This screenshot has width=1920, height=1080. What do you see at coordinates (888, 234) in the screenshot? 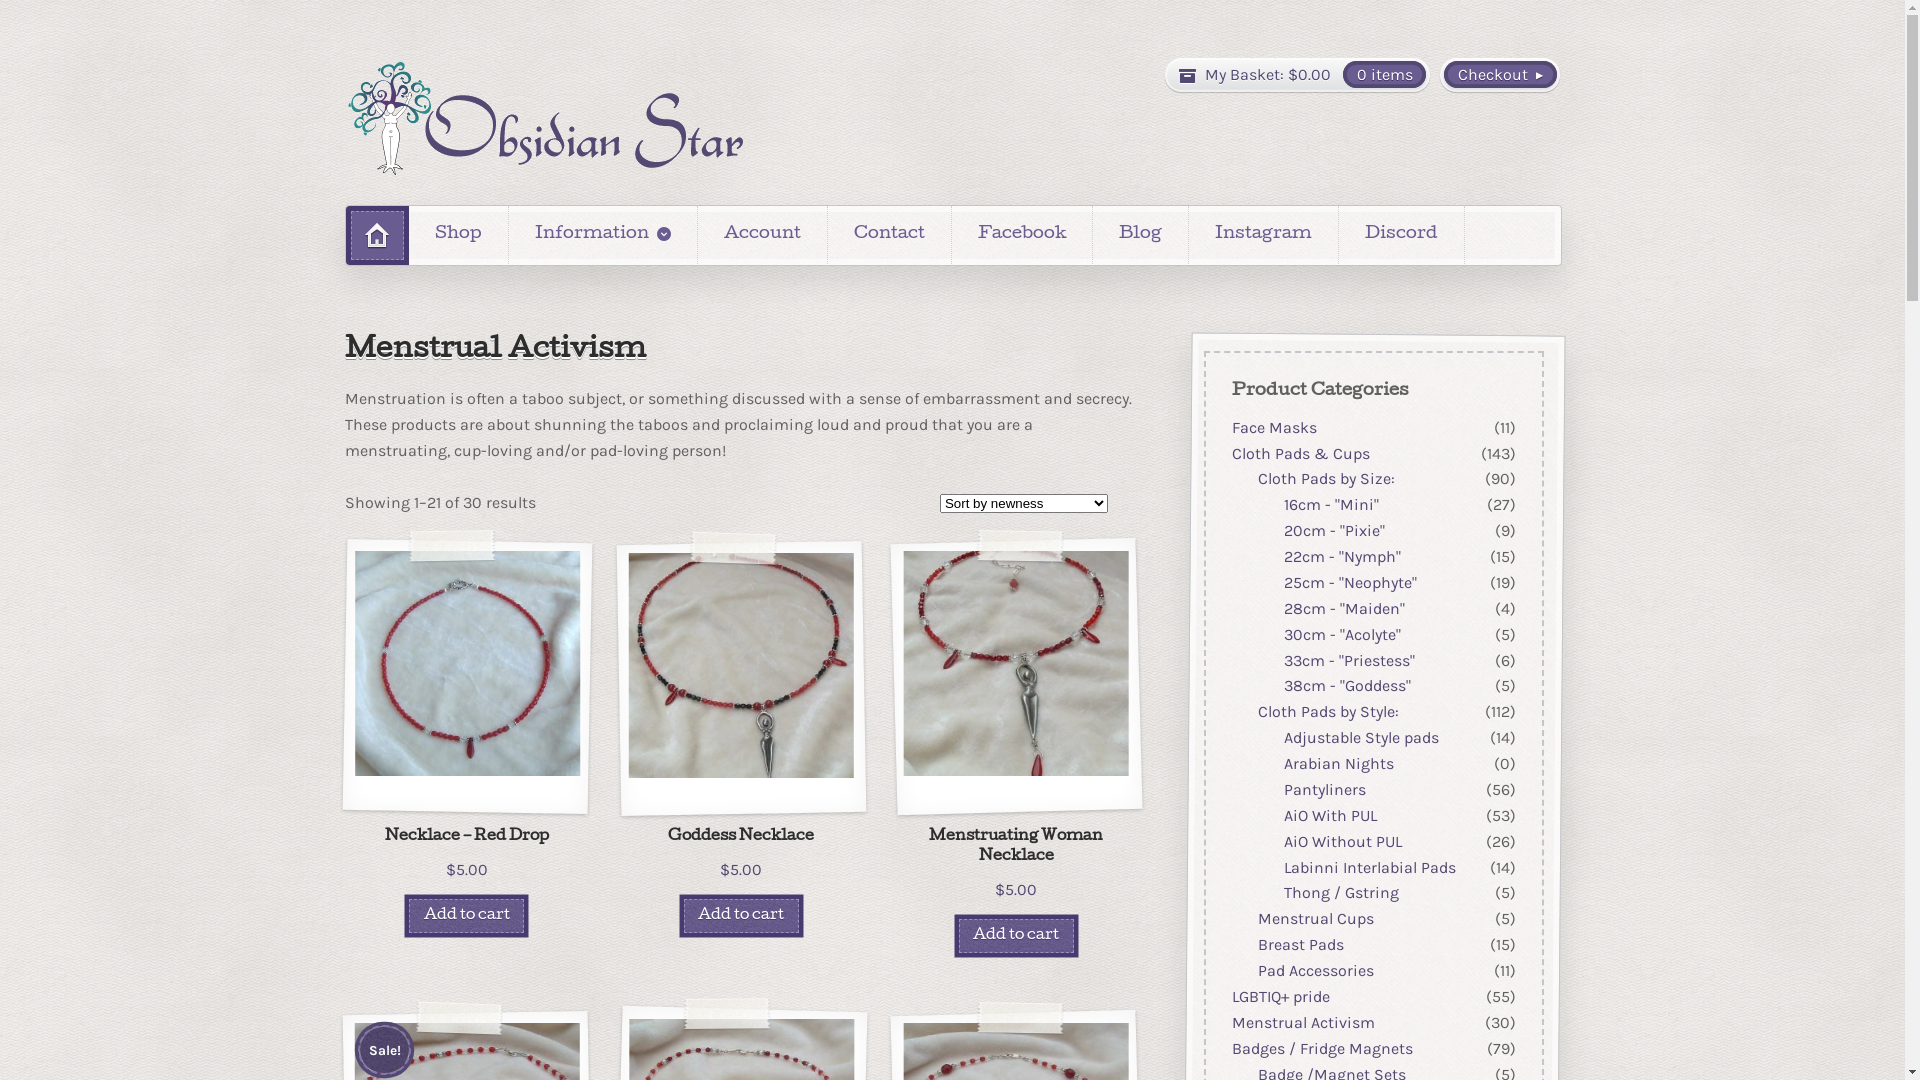
I see `'Contact'` at bounding box center [888, 234].